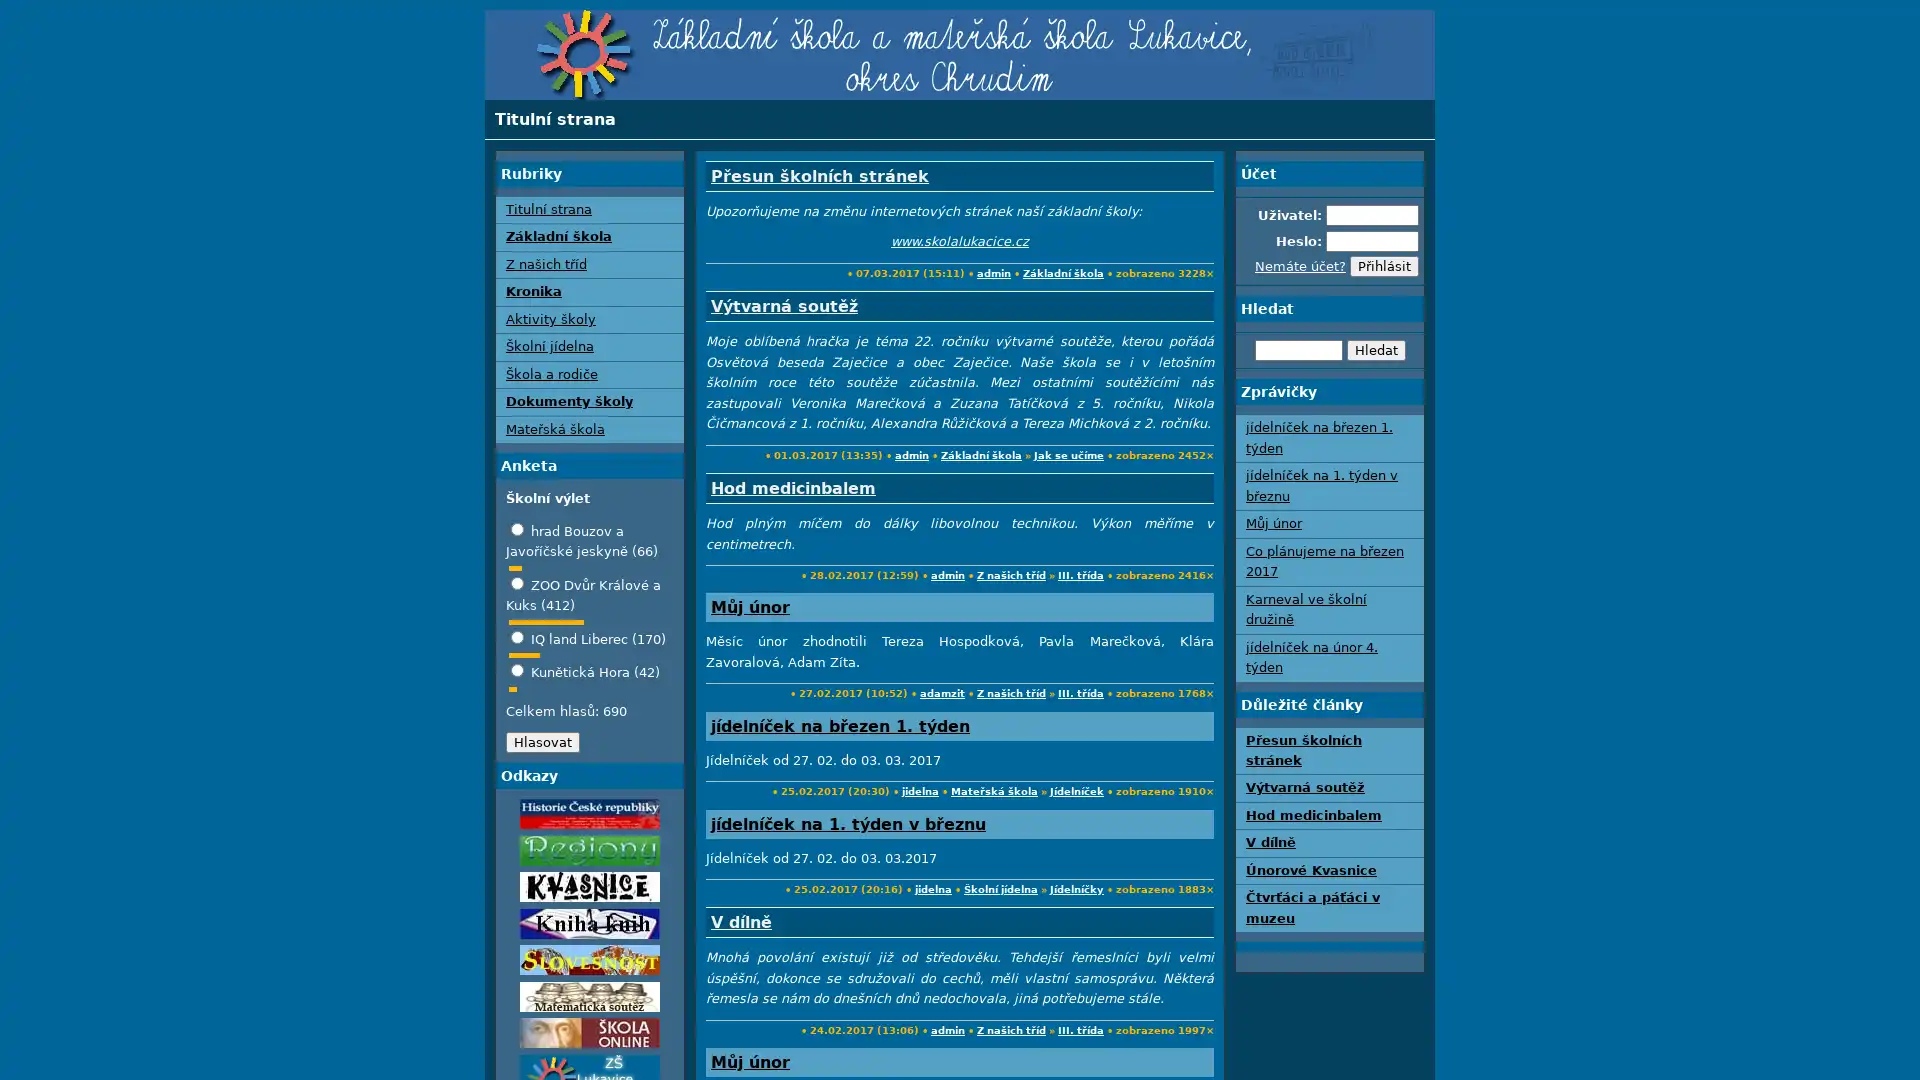  Describe the element at coordinates (1383, 265) in the screenshot. I see `Prihlasit` at that location.